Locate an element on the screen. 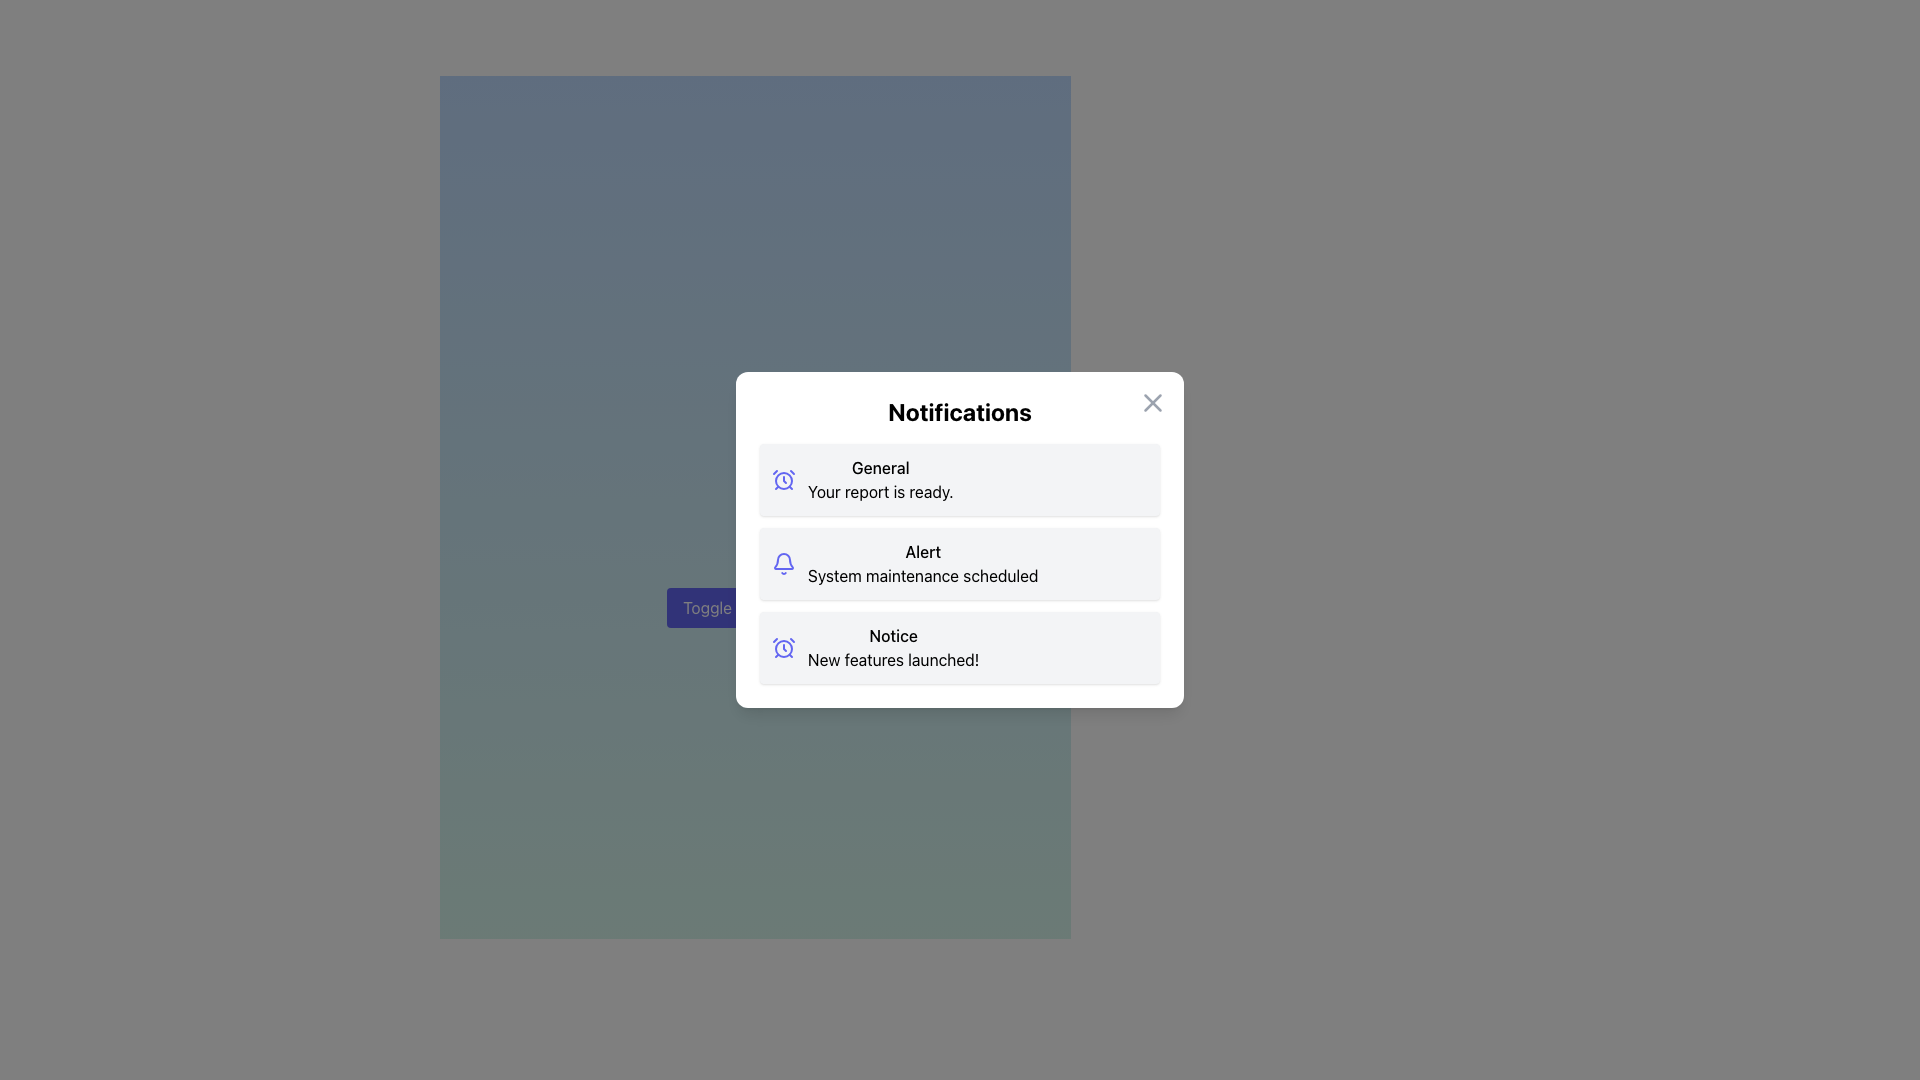 The height and width of the screenshot is (1080, 1920). the Notification Item that displays information about a system maintenance event, which is the second entry in a vertically stacked list of notifications is located at coordinates (960, 563).